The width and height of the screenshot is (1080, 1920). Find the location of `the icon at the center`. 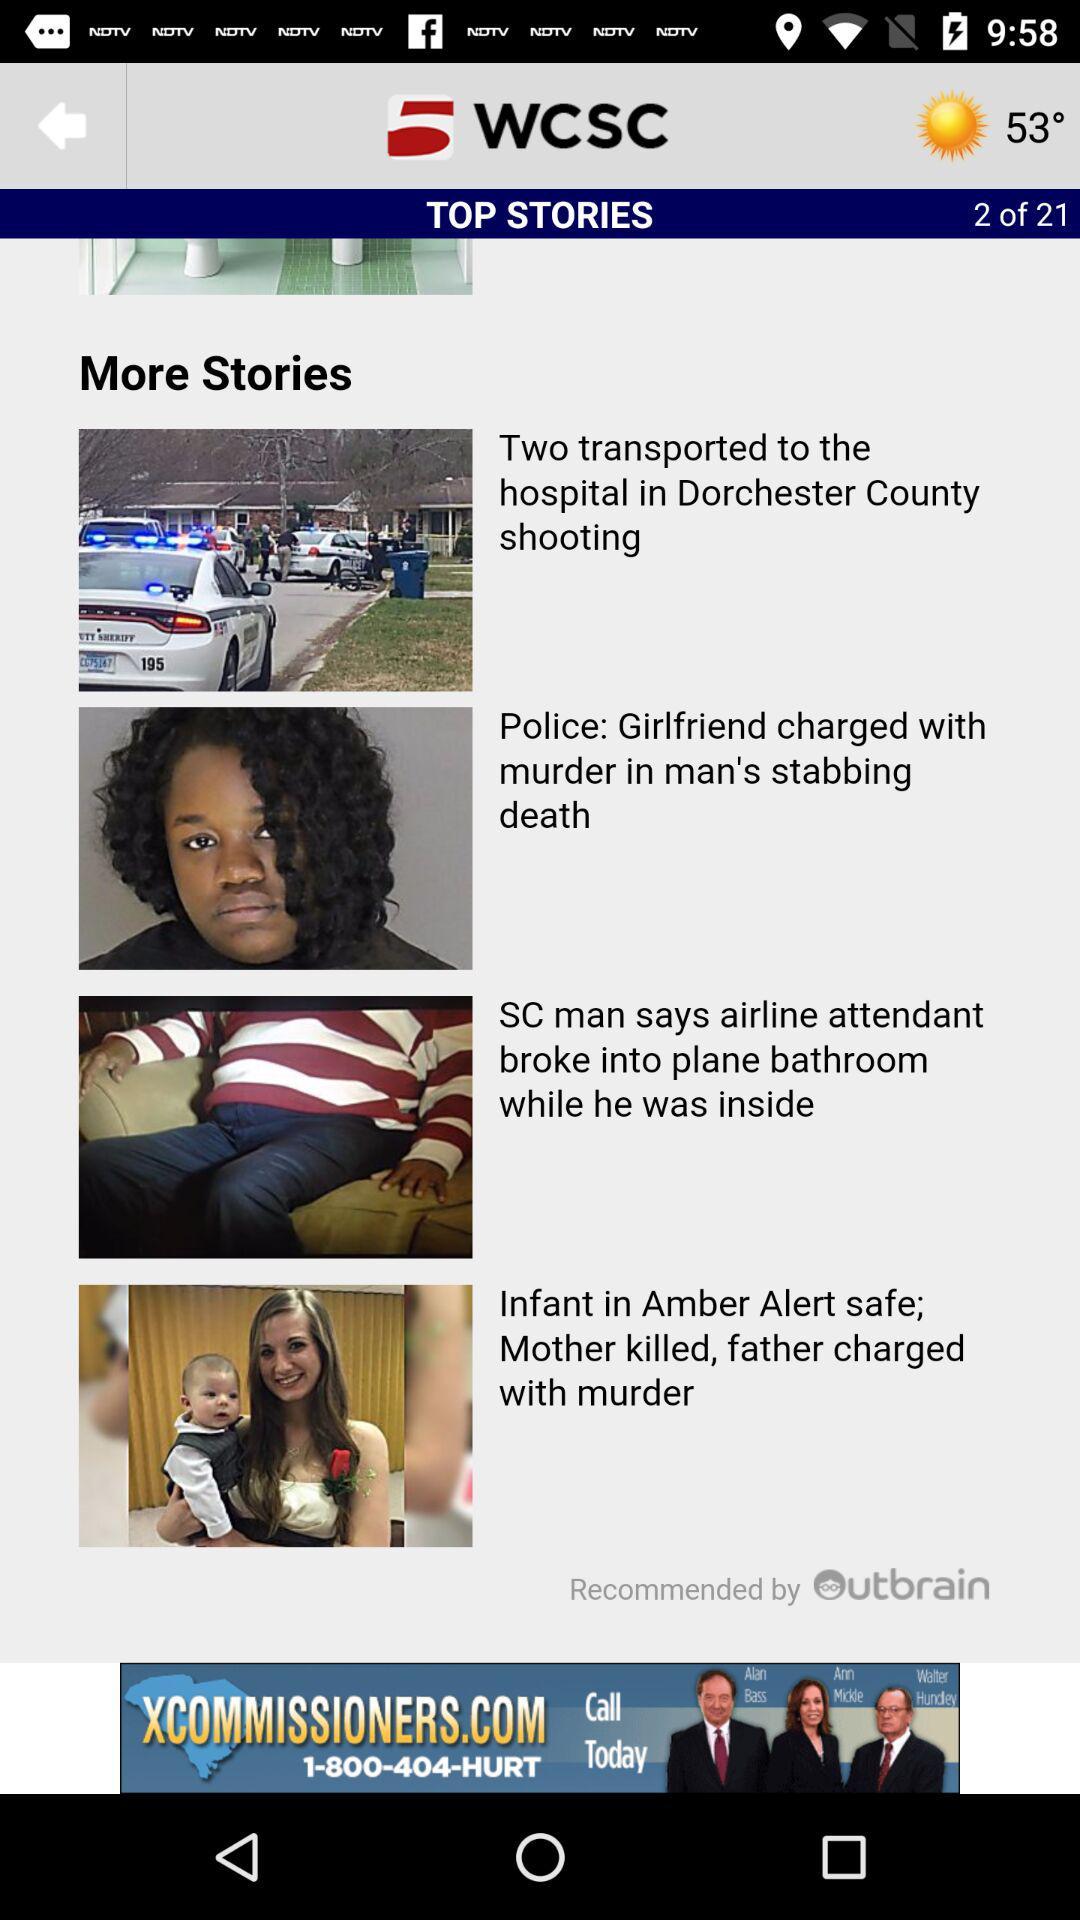

the icon at the center is located at coordinates (540, 949).